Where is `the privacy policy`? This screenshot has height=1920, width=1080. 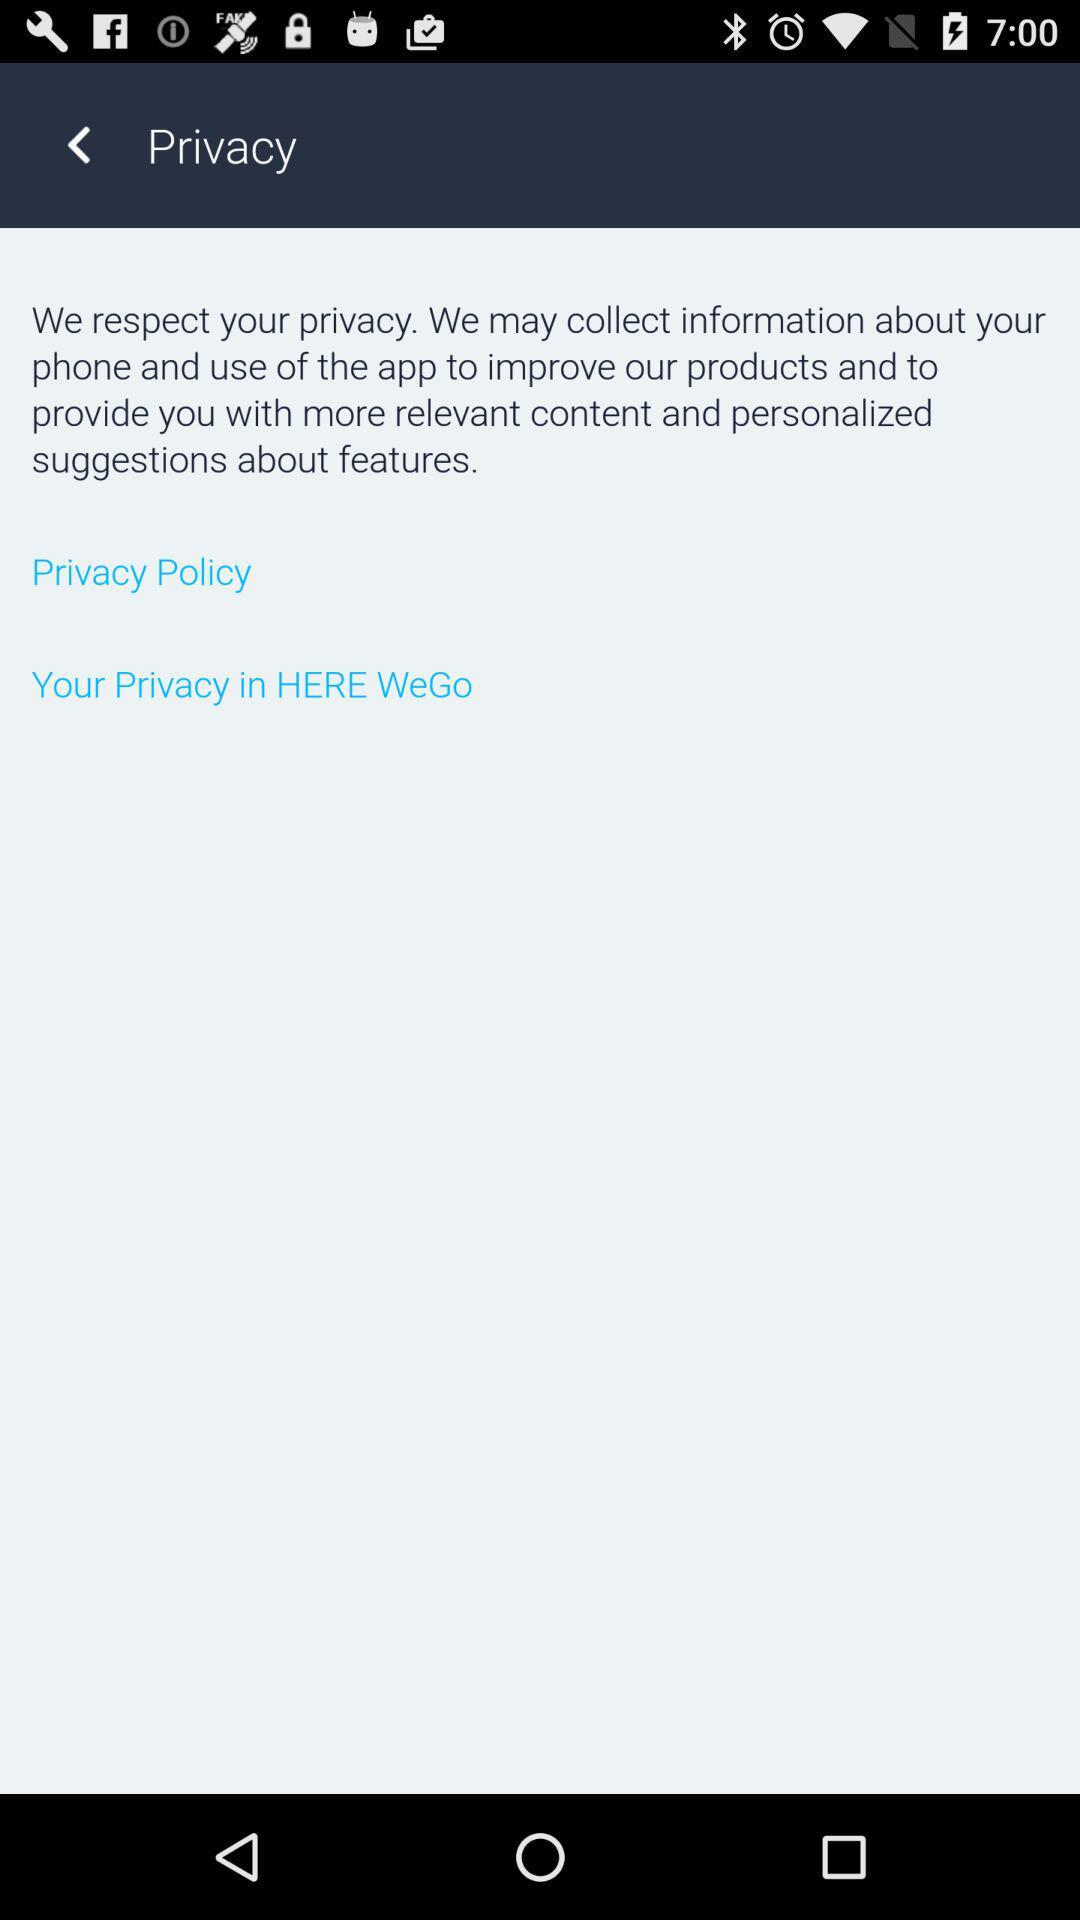
the privacy policy is located at coordinates (540, 569).